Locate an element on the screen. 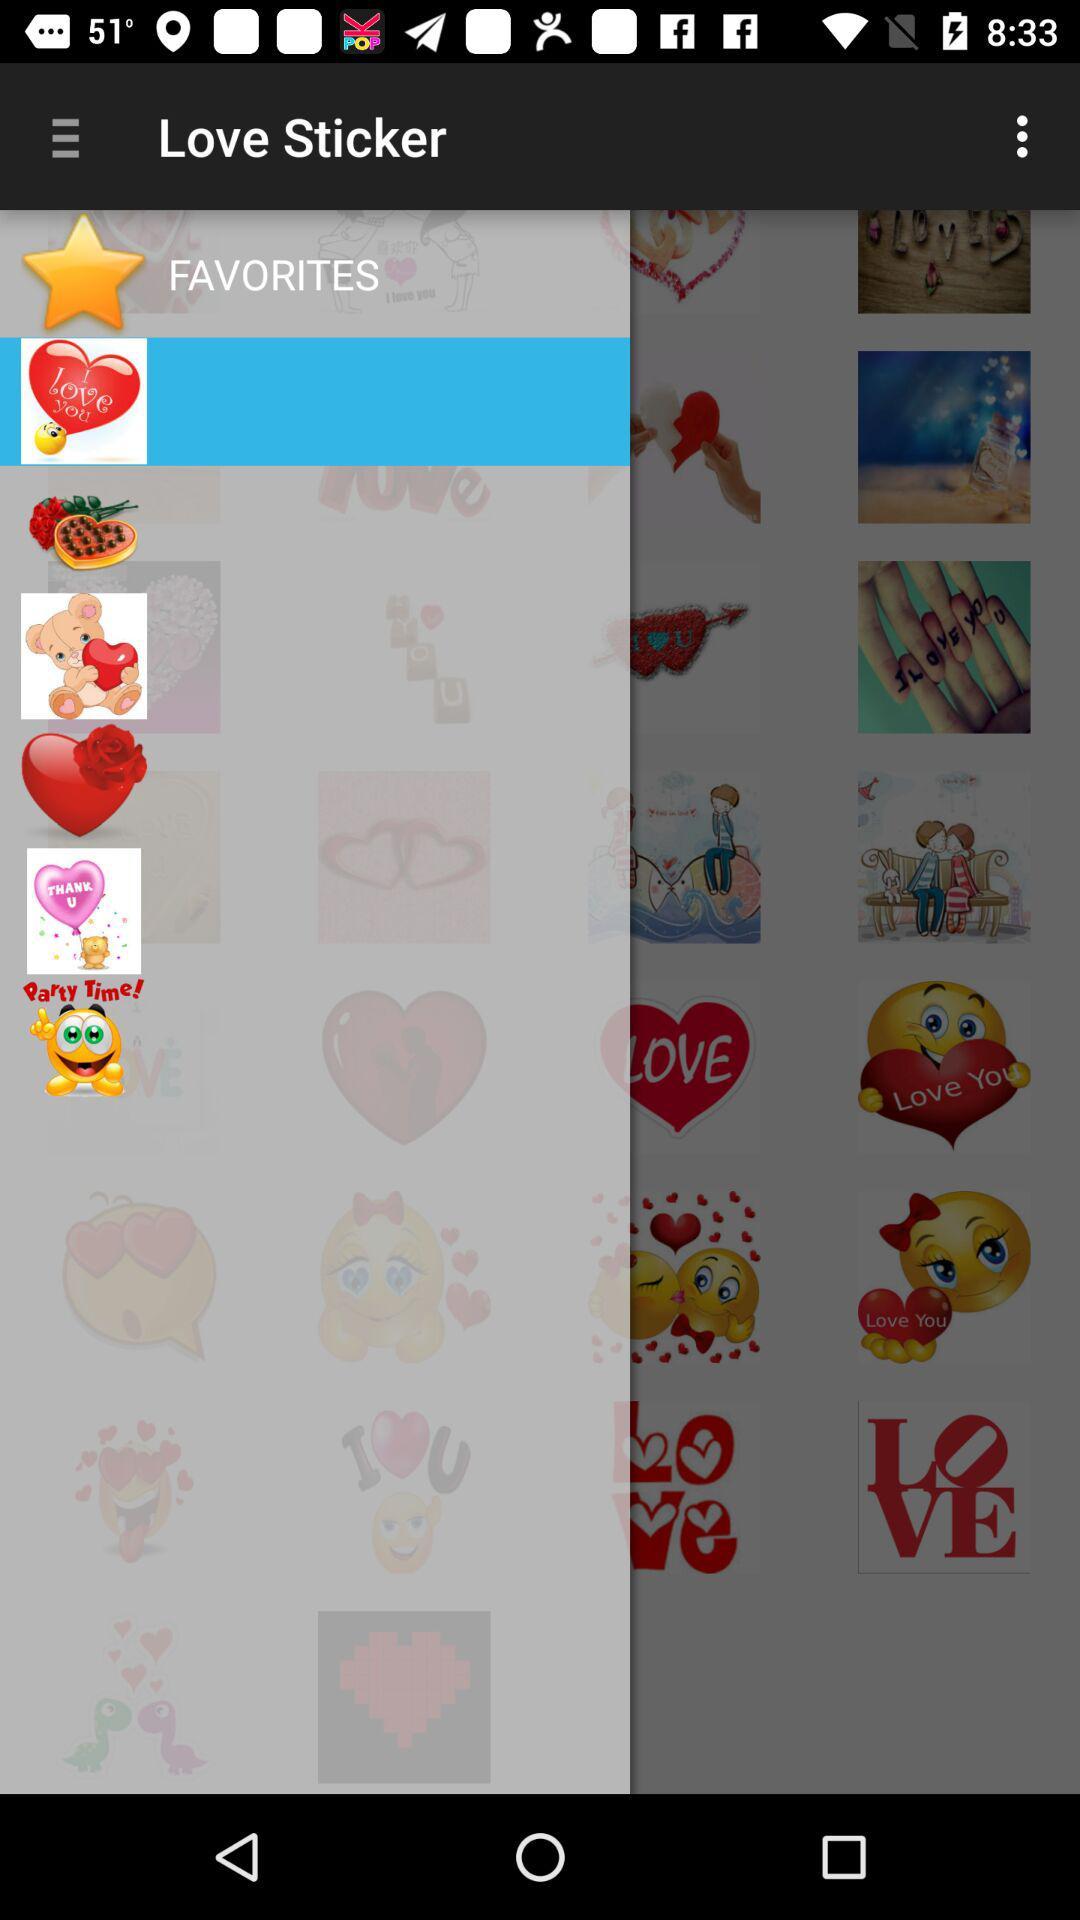 The height and width of the screenshot is (1920, 1080). teddy bare image is located at coordinates (83, 656).